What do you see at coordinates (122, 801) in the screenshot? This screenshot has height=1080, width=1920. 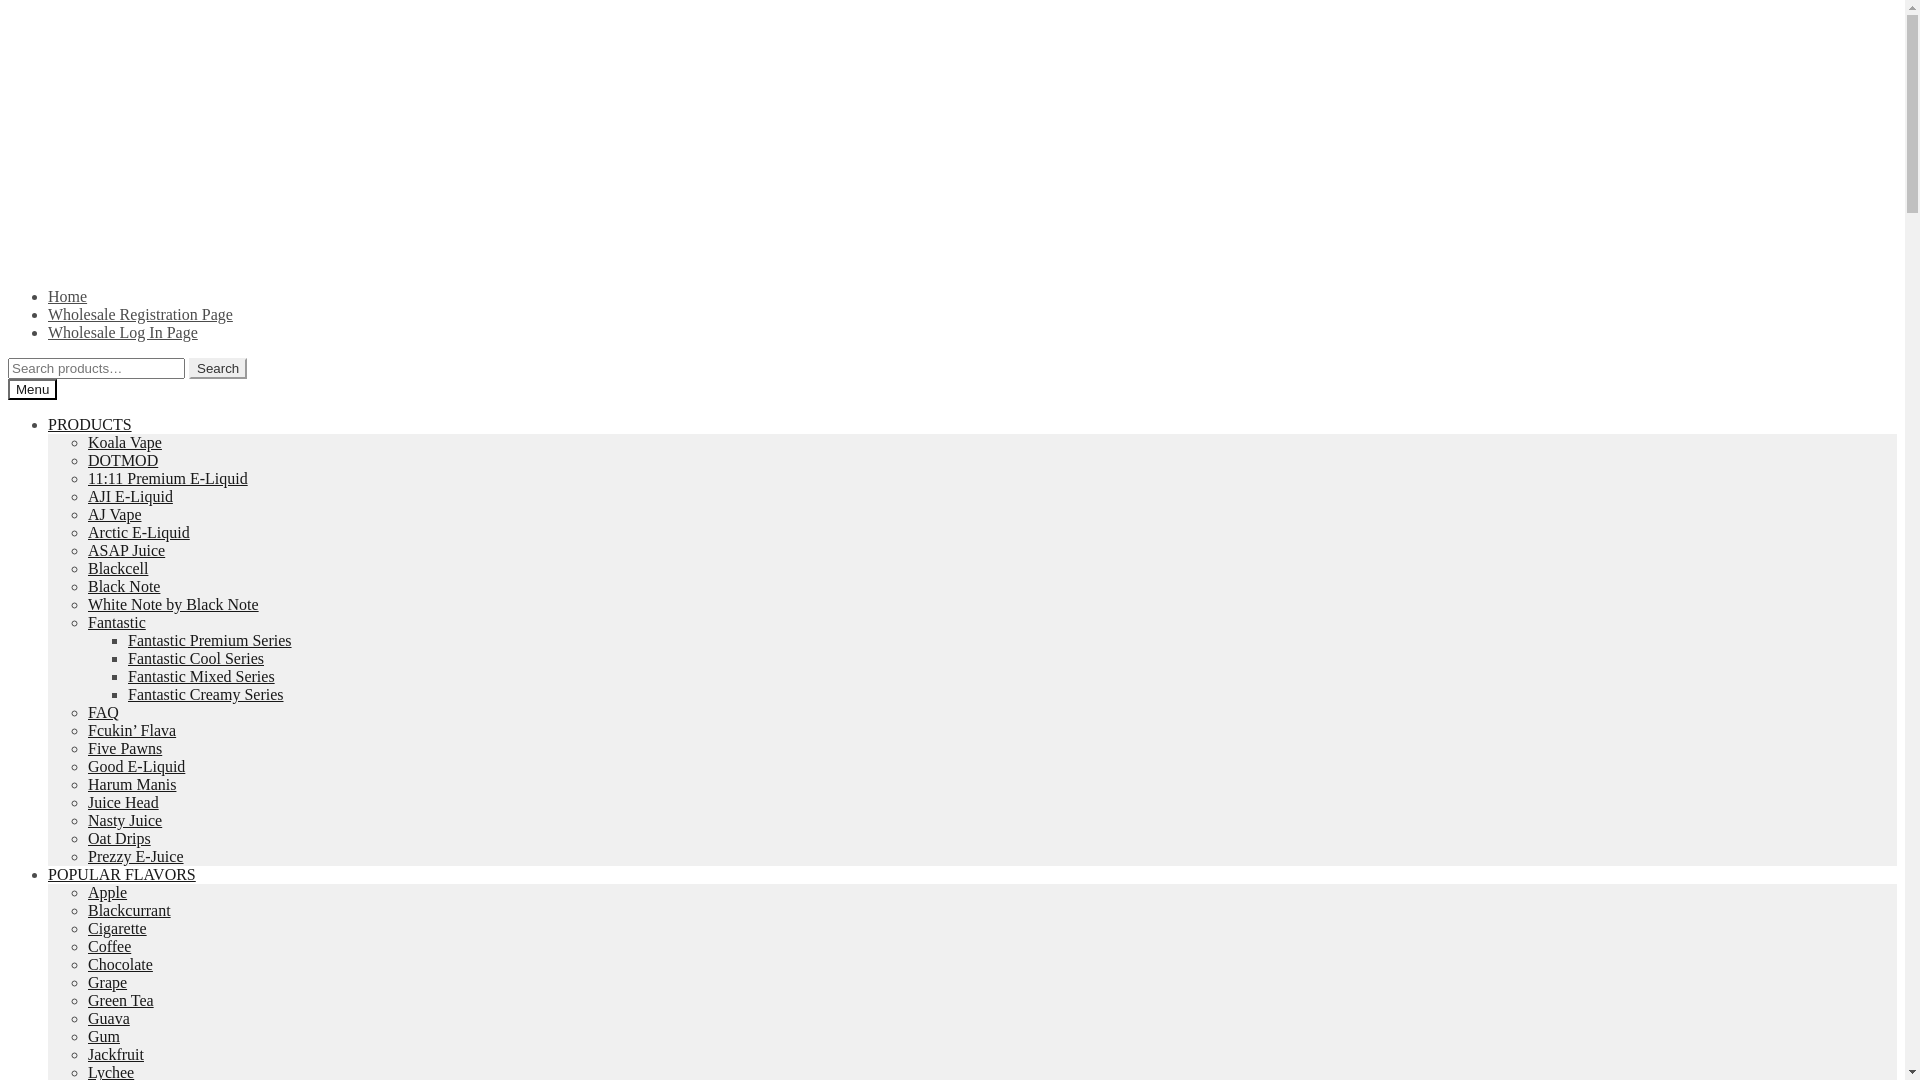 I see `'Juice Head'` at bounding box center [122, 801].